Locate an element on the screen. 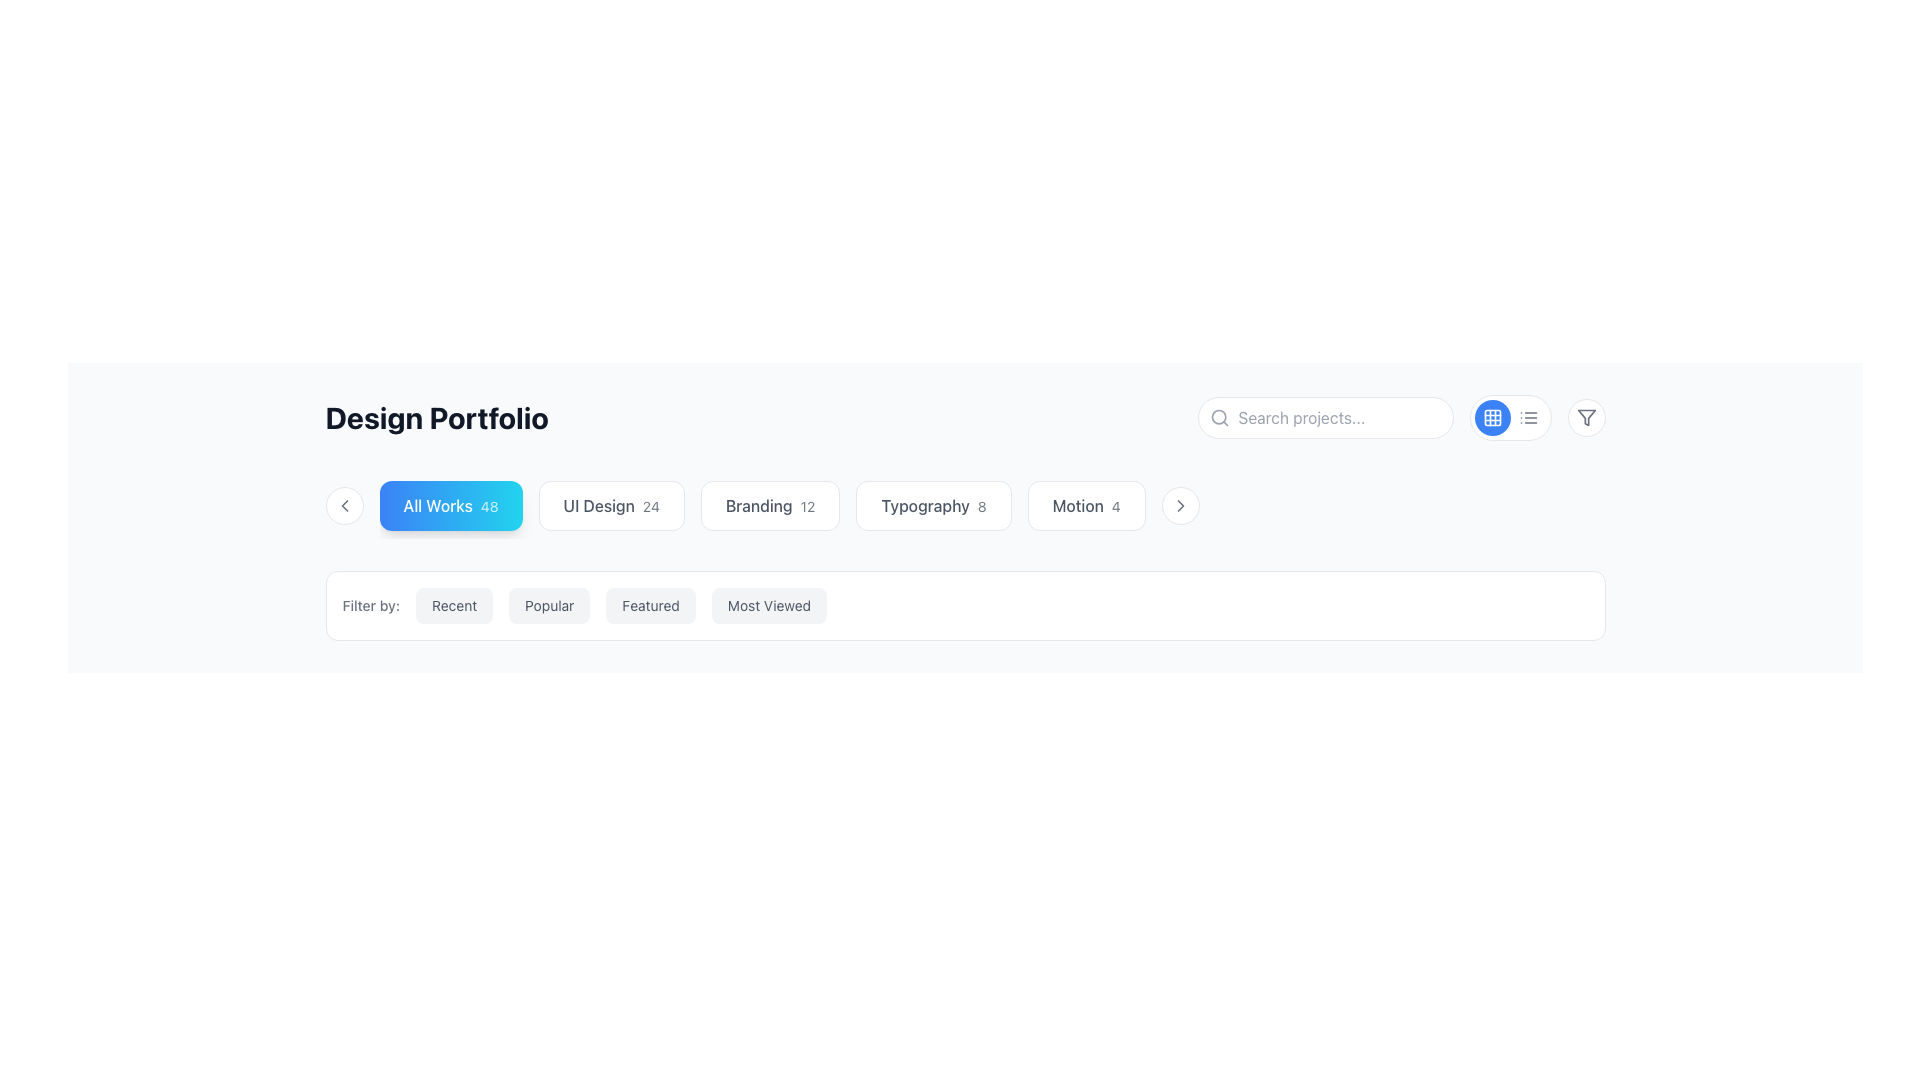  the navigation button for the 'UI Design' category, which is the second button in a horizontal list located between the 'All Works' and 'Branding' buttons is located at coordinates (610, 504).